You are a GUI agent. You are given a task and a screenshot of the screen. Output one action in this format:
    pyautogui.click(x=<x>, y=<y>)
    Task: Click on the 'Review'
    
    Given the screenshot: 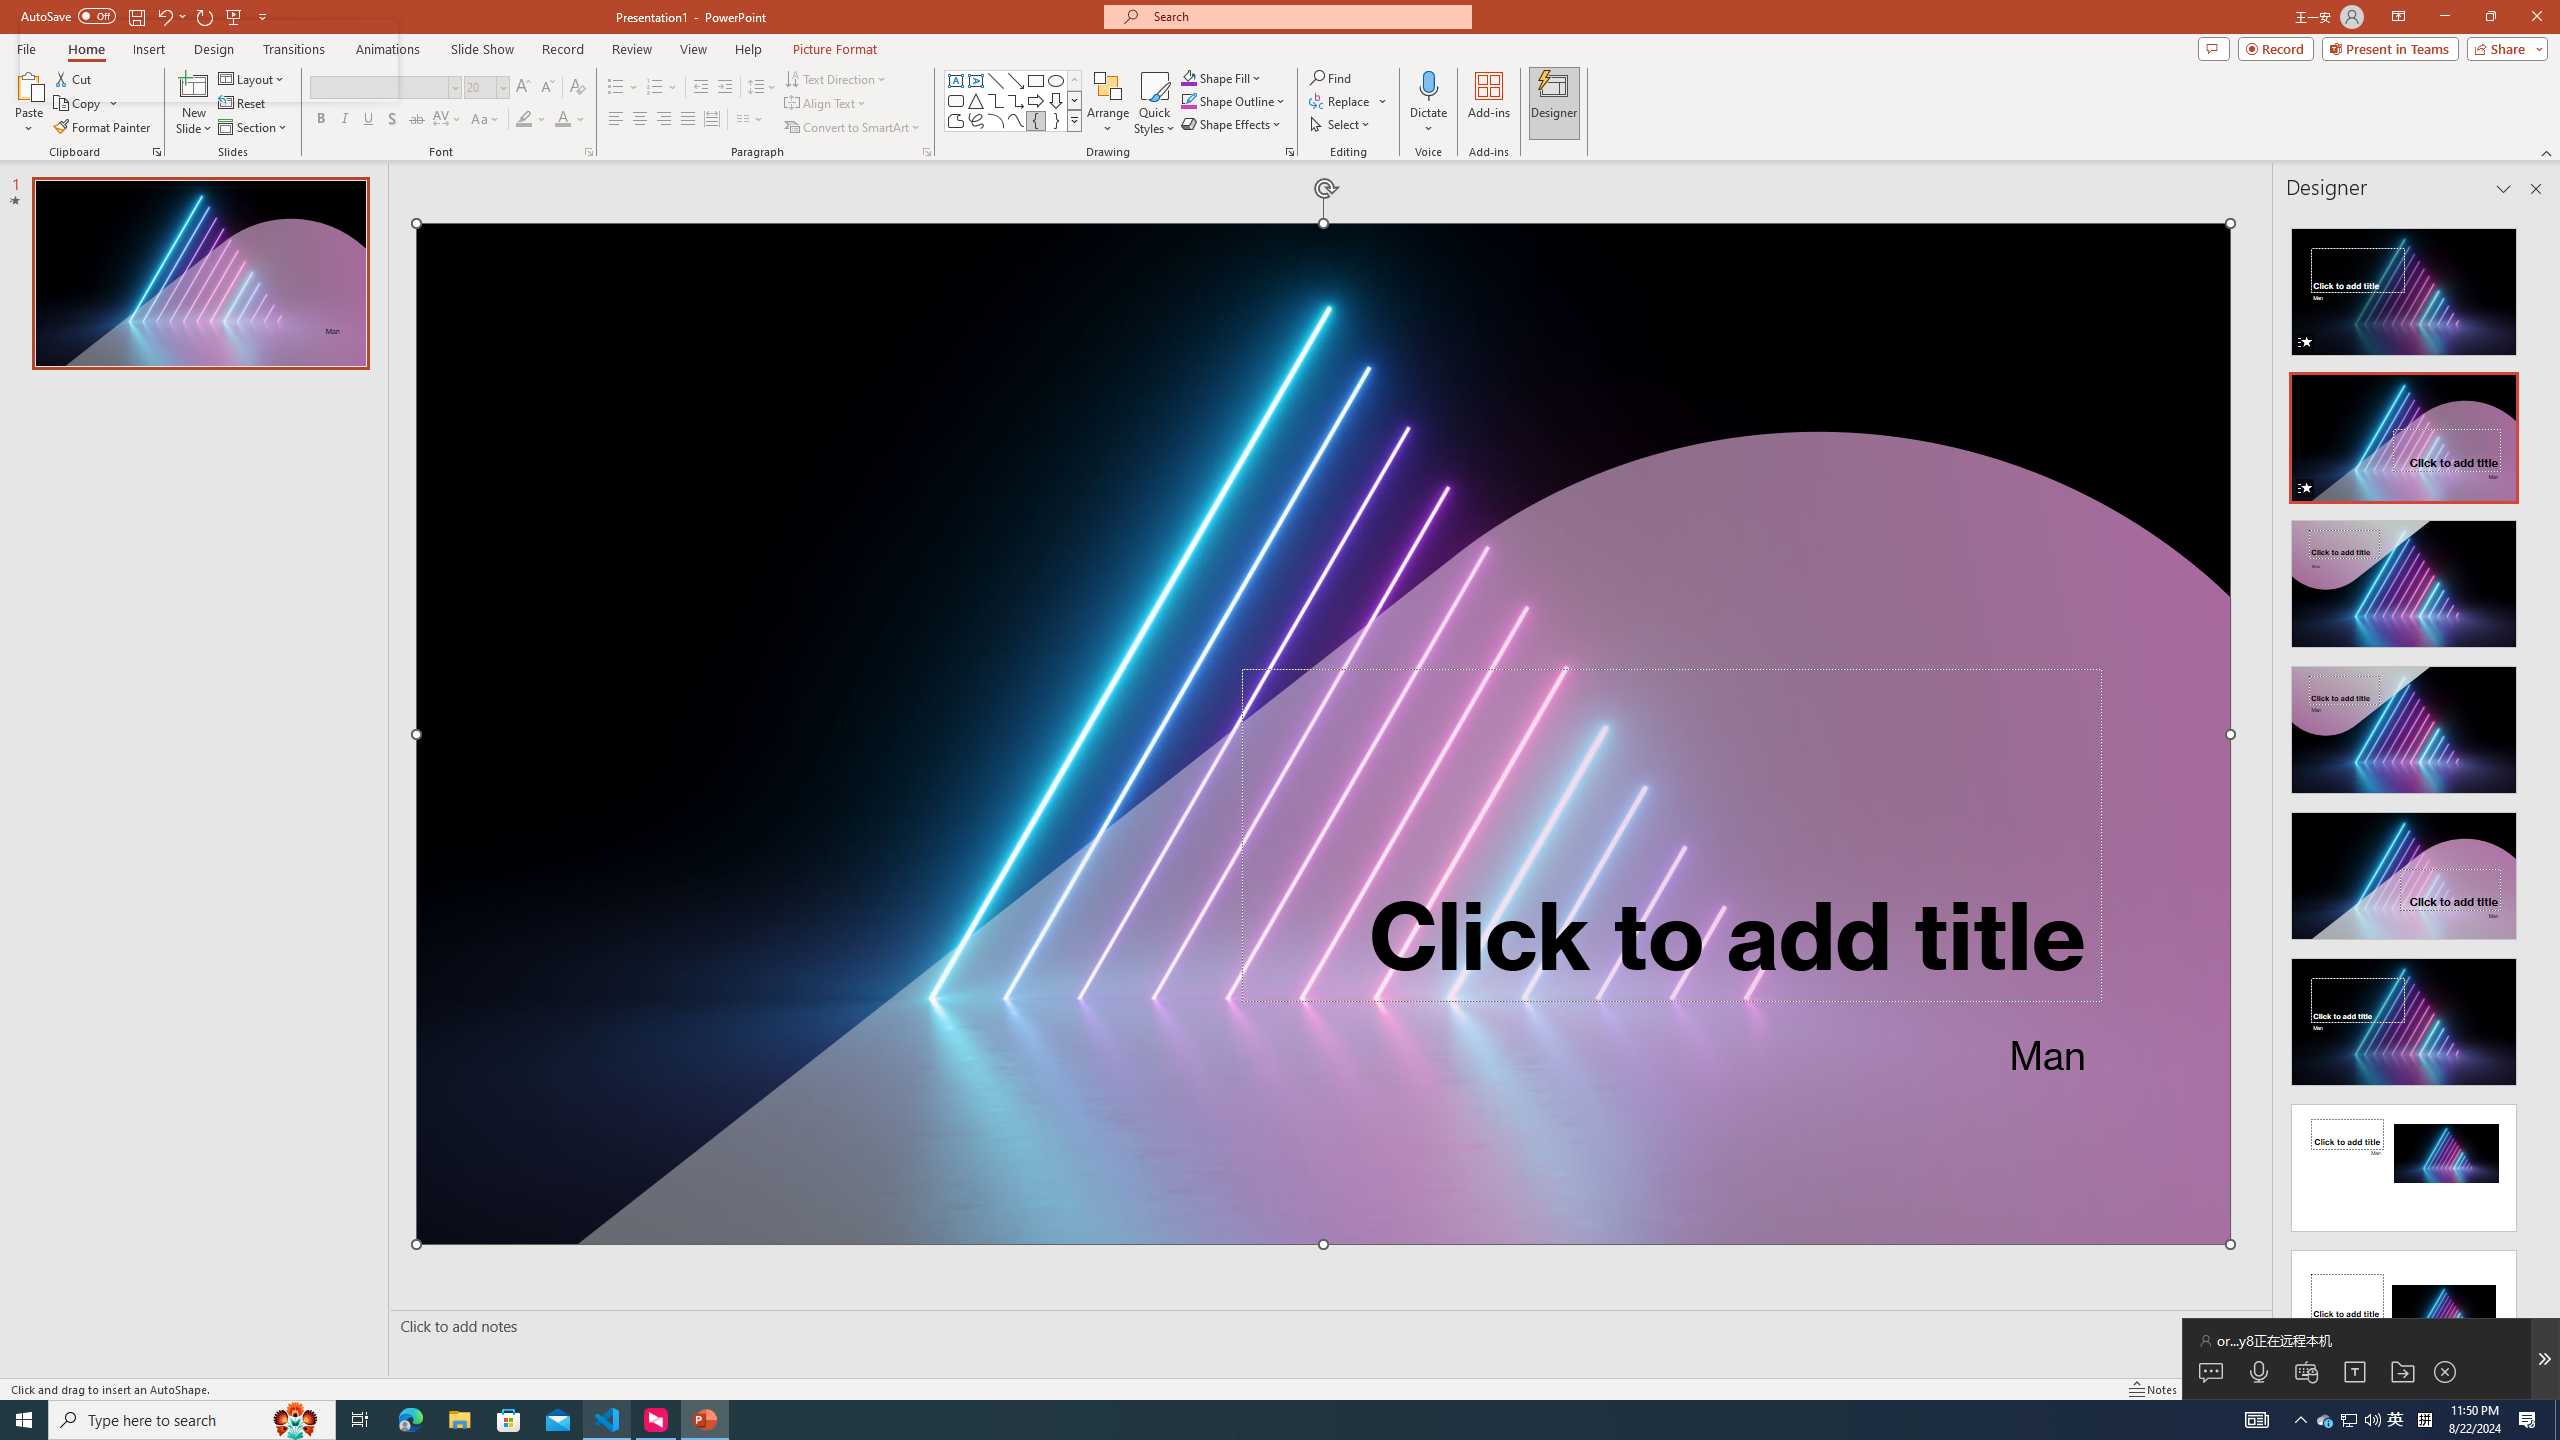 What is the action you would take?
    pyautogui.click(x=631, y=49)
    